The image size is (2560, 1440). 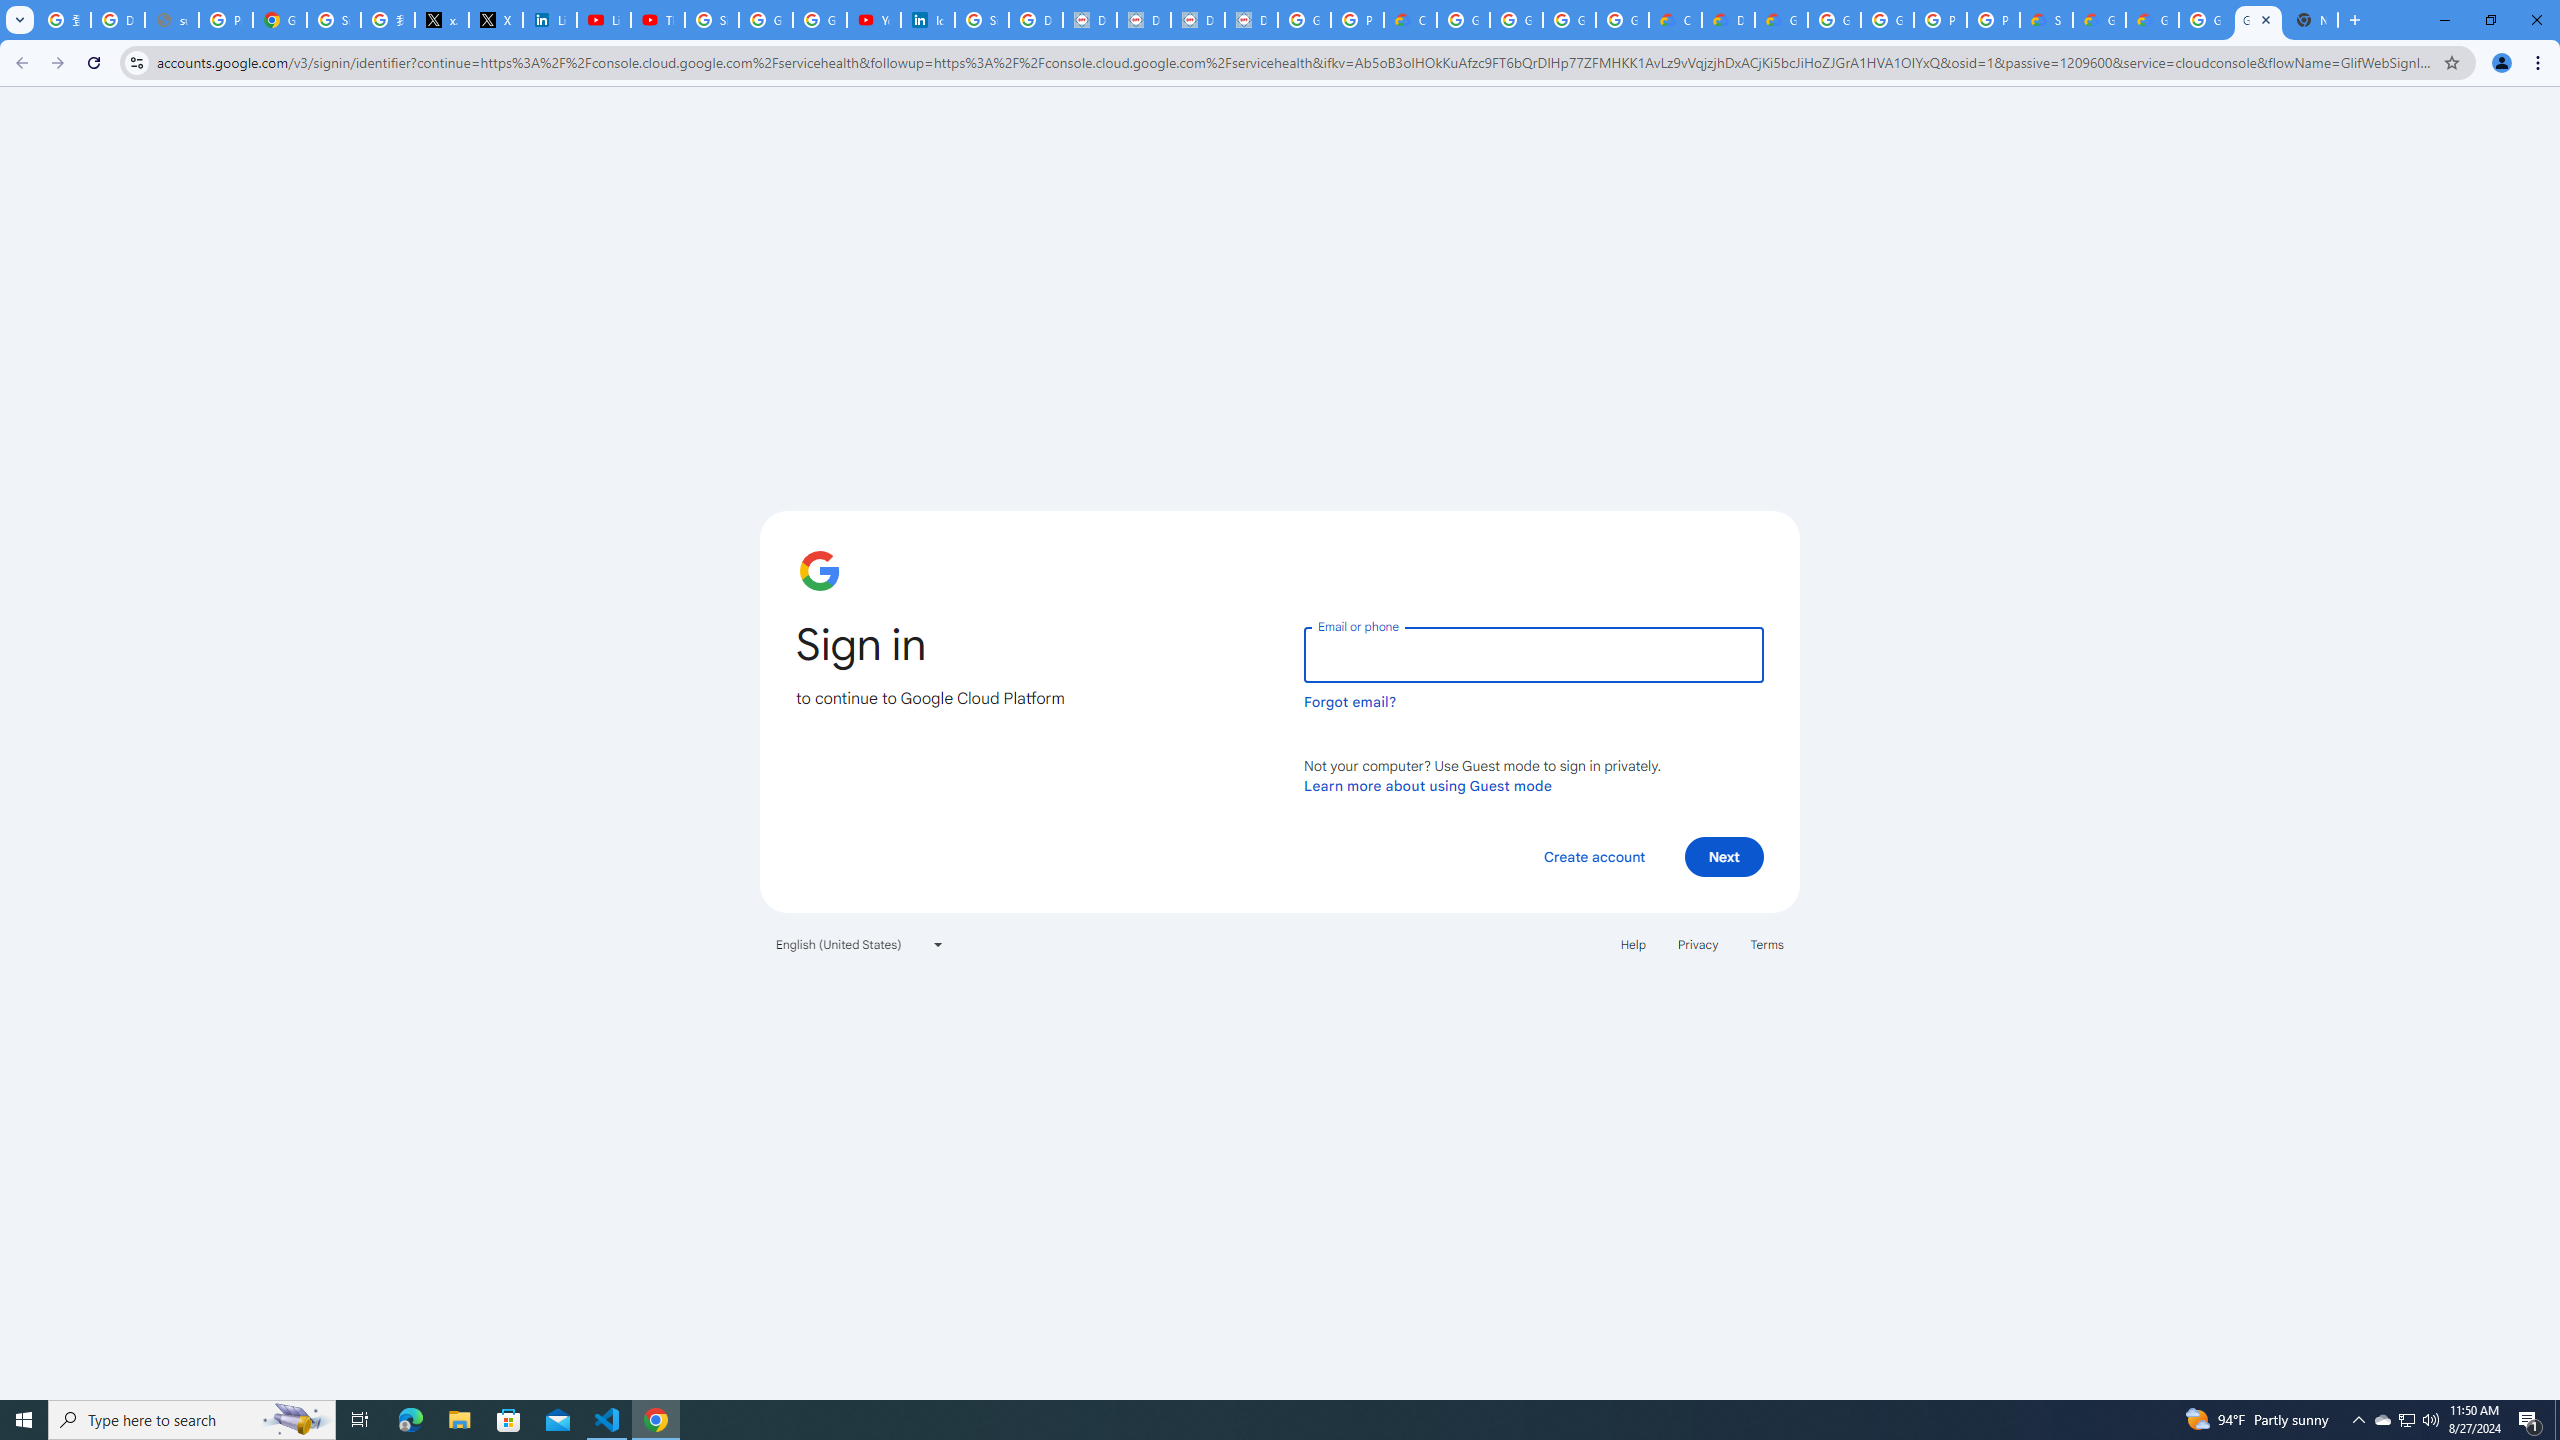 I want to click on 'X', so click(x=496, y=19).